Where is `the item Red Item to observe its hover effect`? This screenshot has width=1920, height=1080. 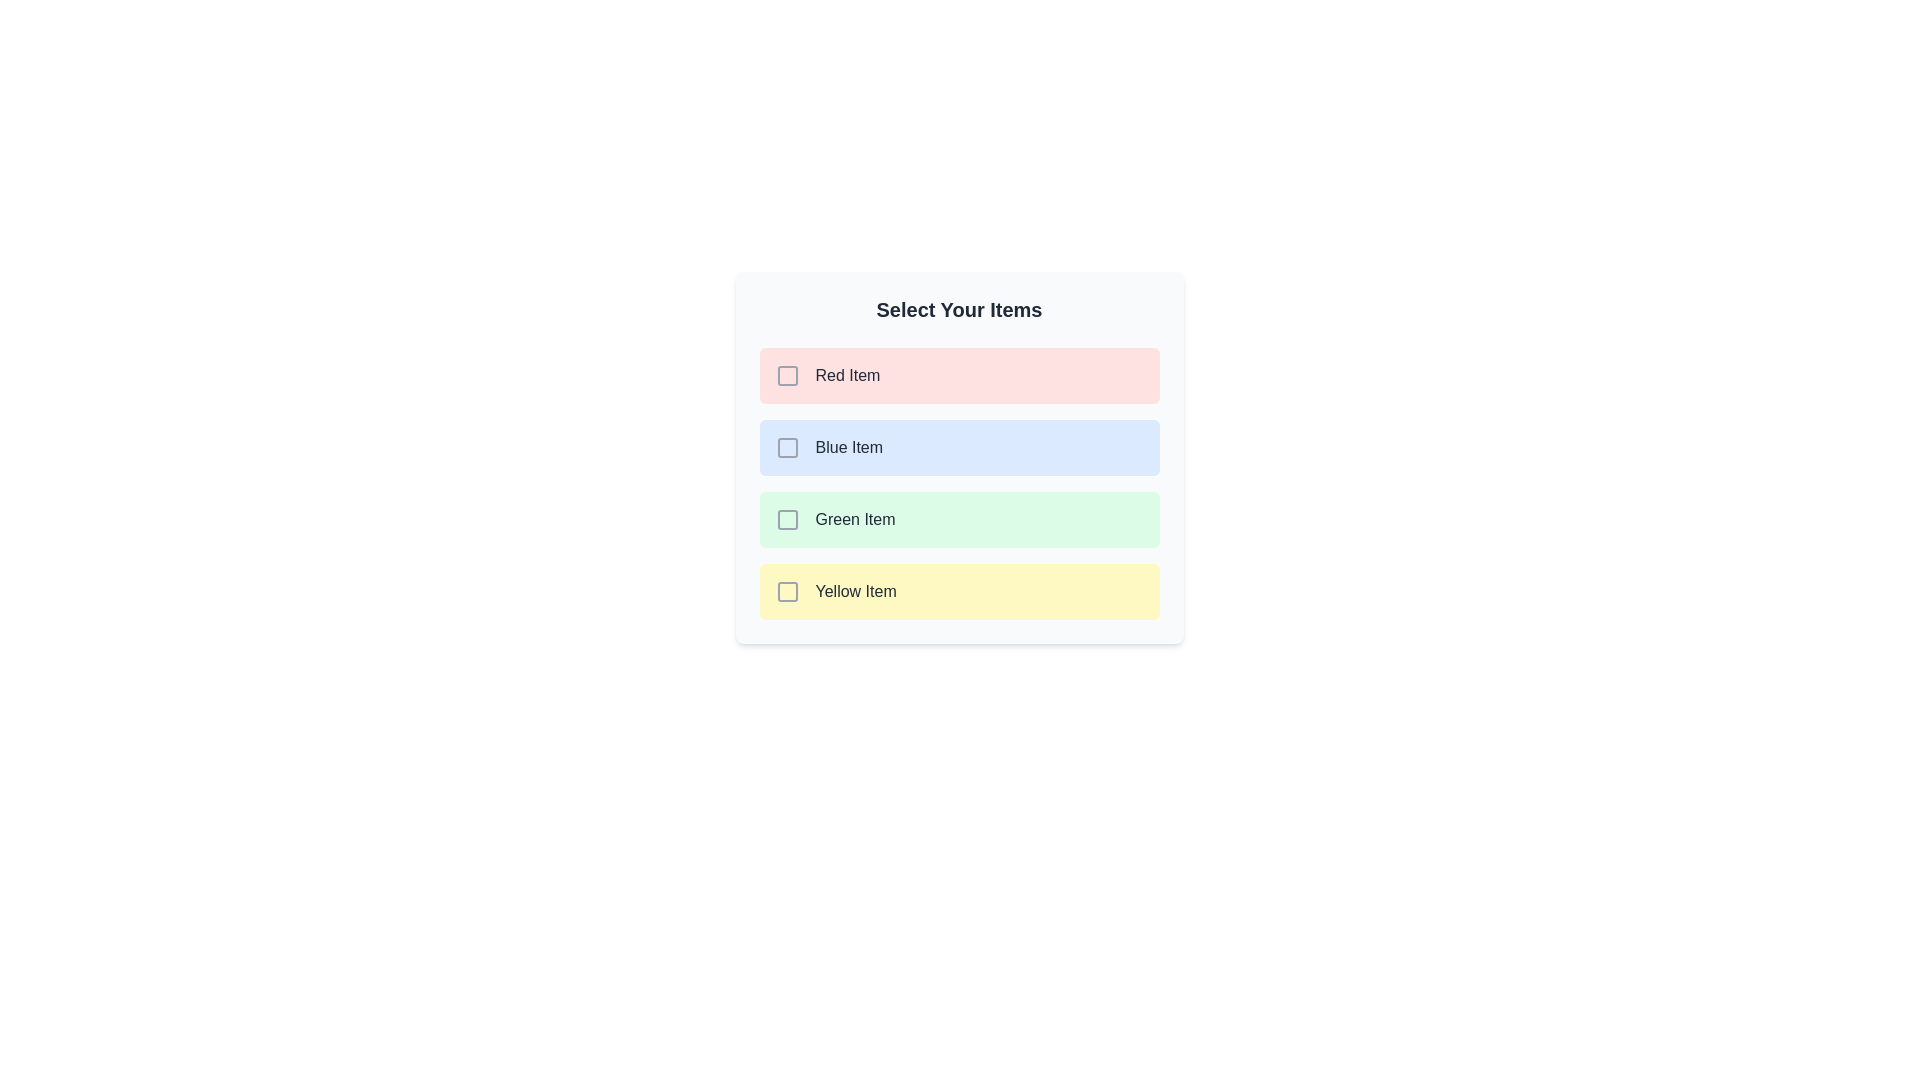 the item Red Item to observe its hover effect is located at coordinates (958, 375).